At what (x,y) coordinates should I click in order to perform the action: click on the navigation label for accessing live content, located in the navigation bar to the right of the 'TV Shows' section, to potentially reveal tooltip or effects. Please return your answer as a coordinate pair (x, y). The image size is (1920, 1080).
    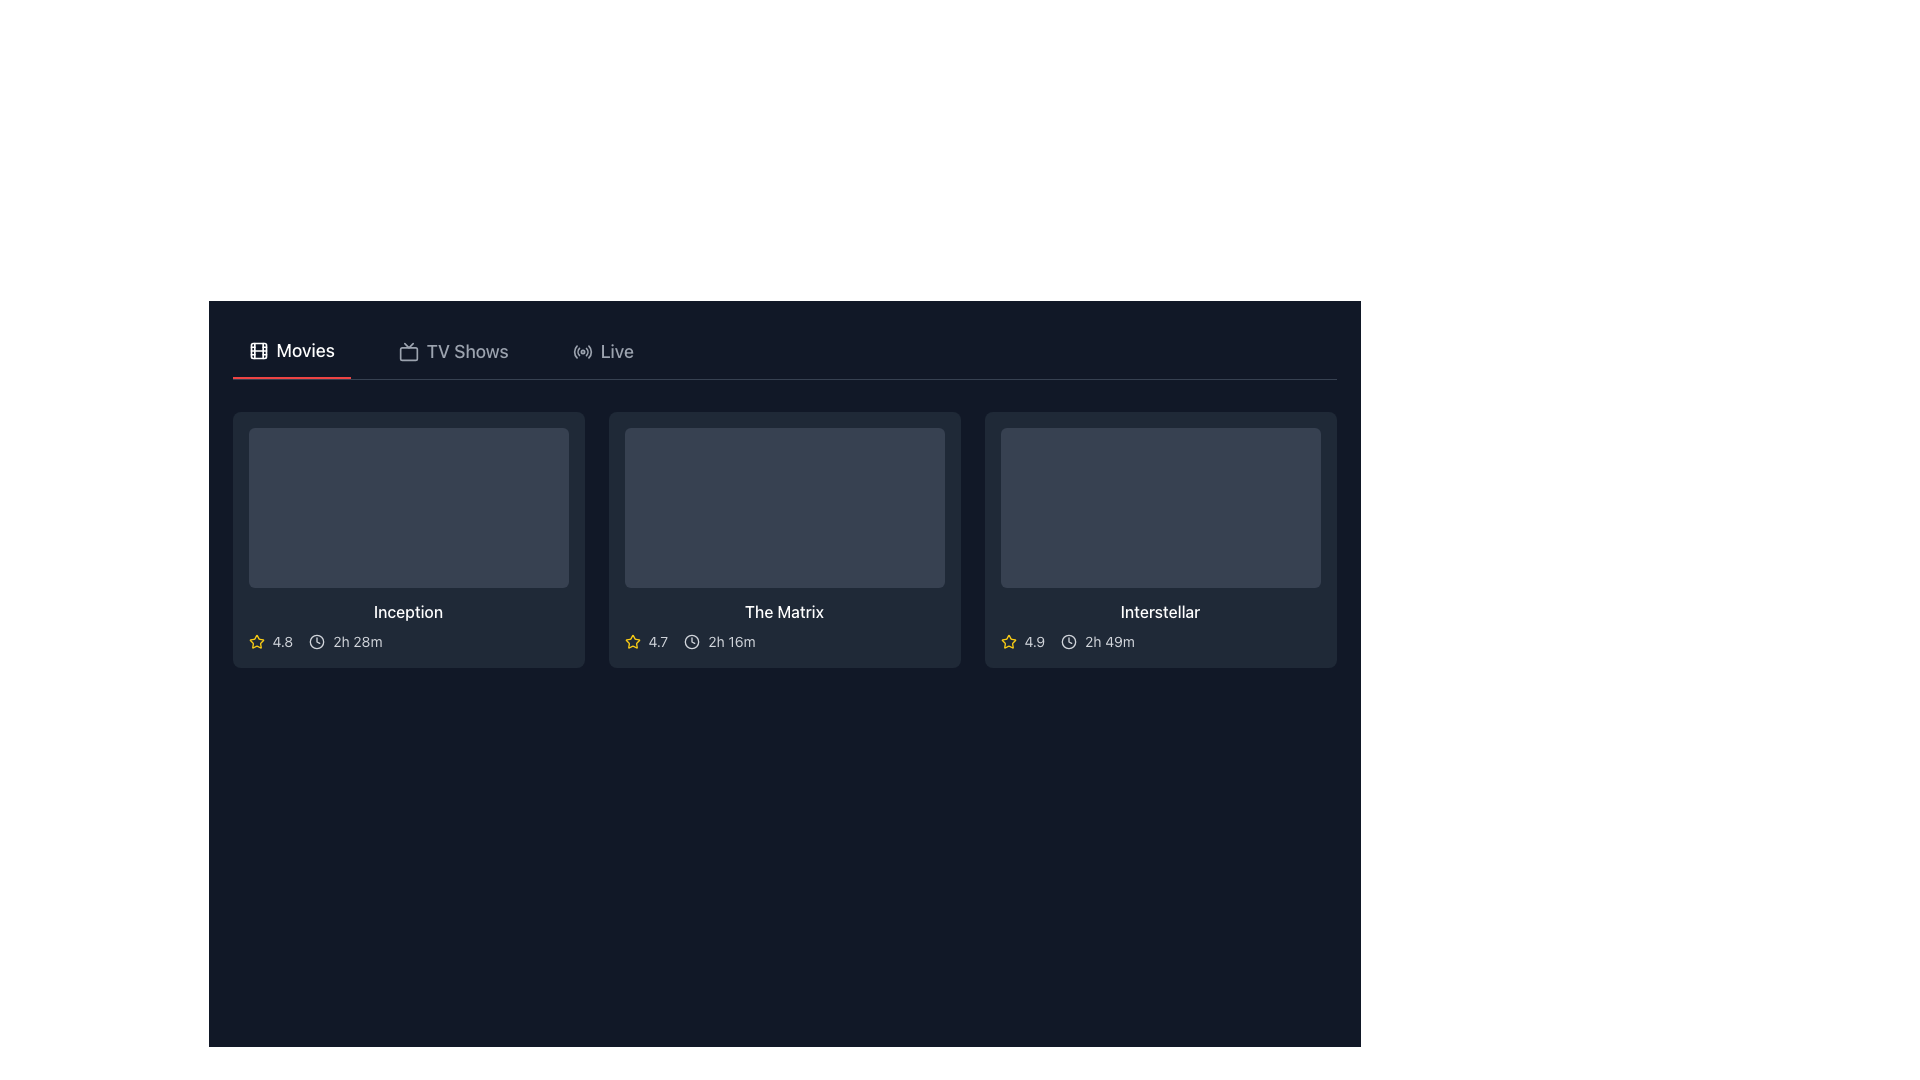
    Looking at the image, I should click on (616, 350).